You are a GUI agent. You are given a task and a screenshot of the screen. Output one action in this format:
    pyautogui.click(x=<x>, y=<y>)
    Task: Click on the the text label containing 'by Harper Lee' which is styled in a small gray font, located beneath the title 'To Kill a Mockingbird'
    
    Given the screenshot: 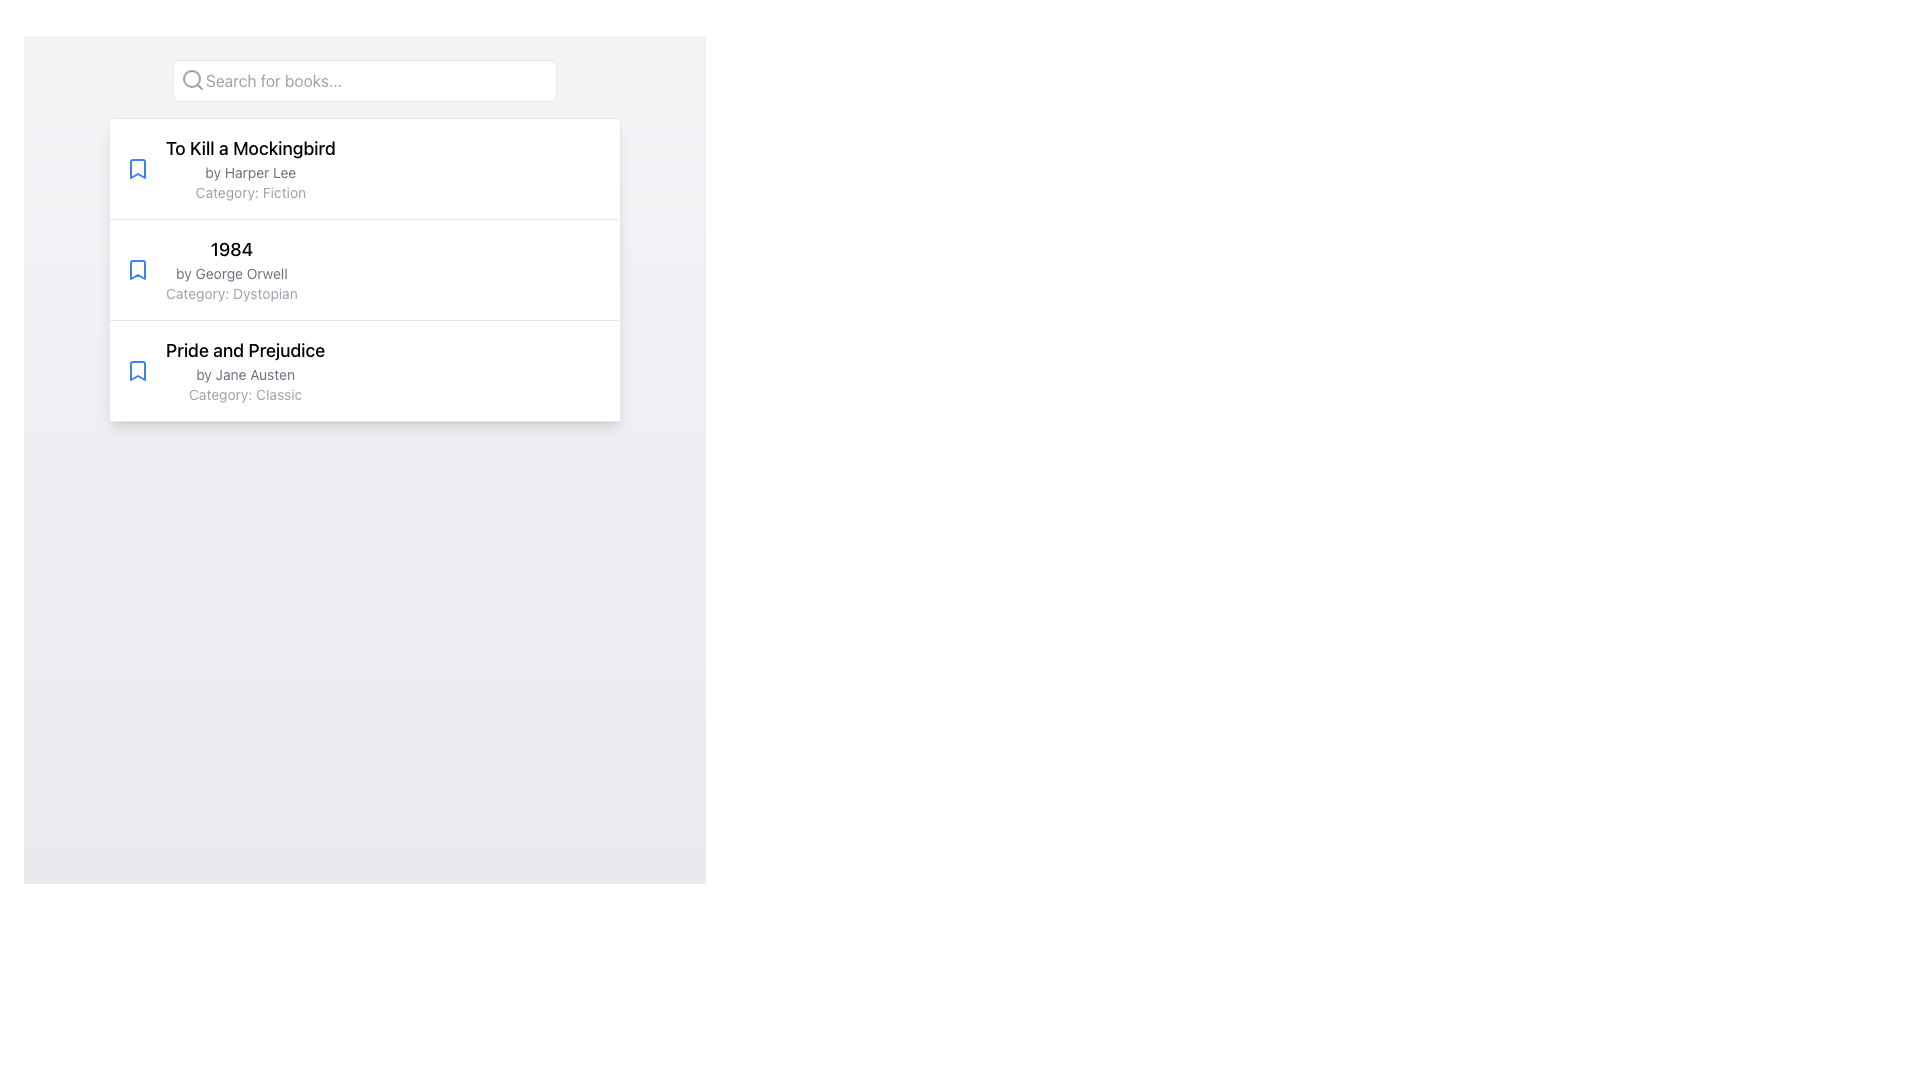 What is the action you would take?
    pyautogui.click(x=249, y=172)
    